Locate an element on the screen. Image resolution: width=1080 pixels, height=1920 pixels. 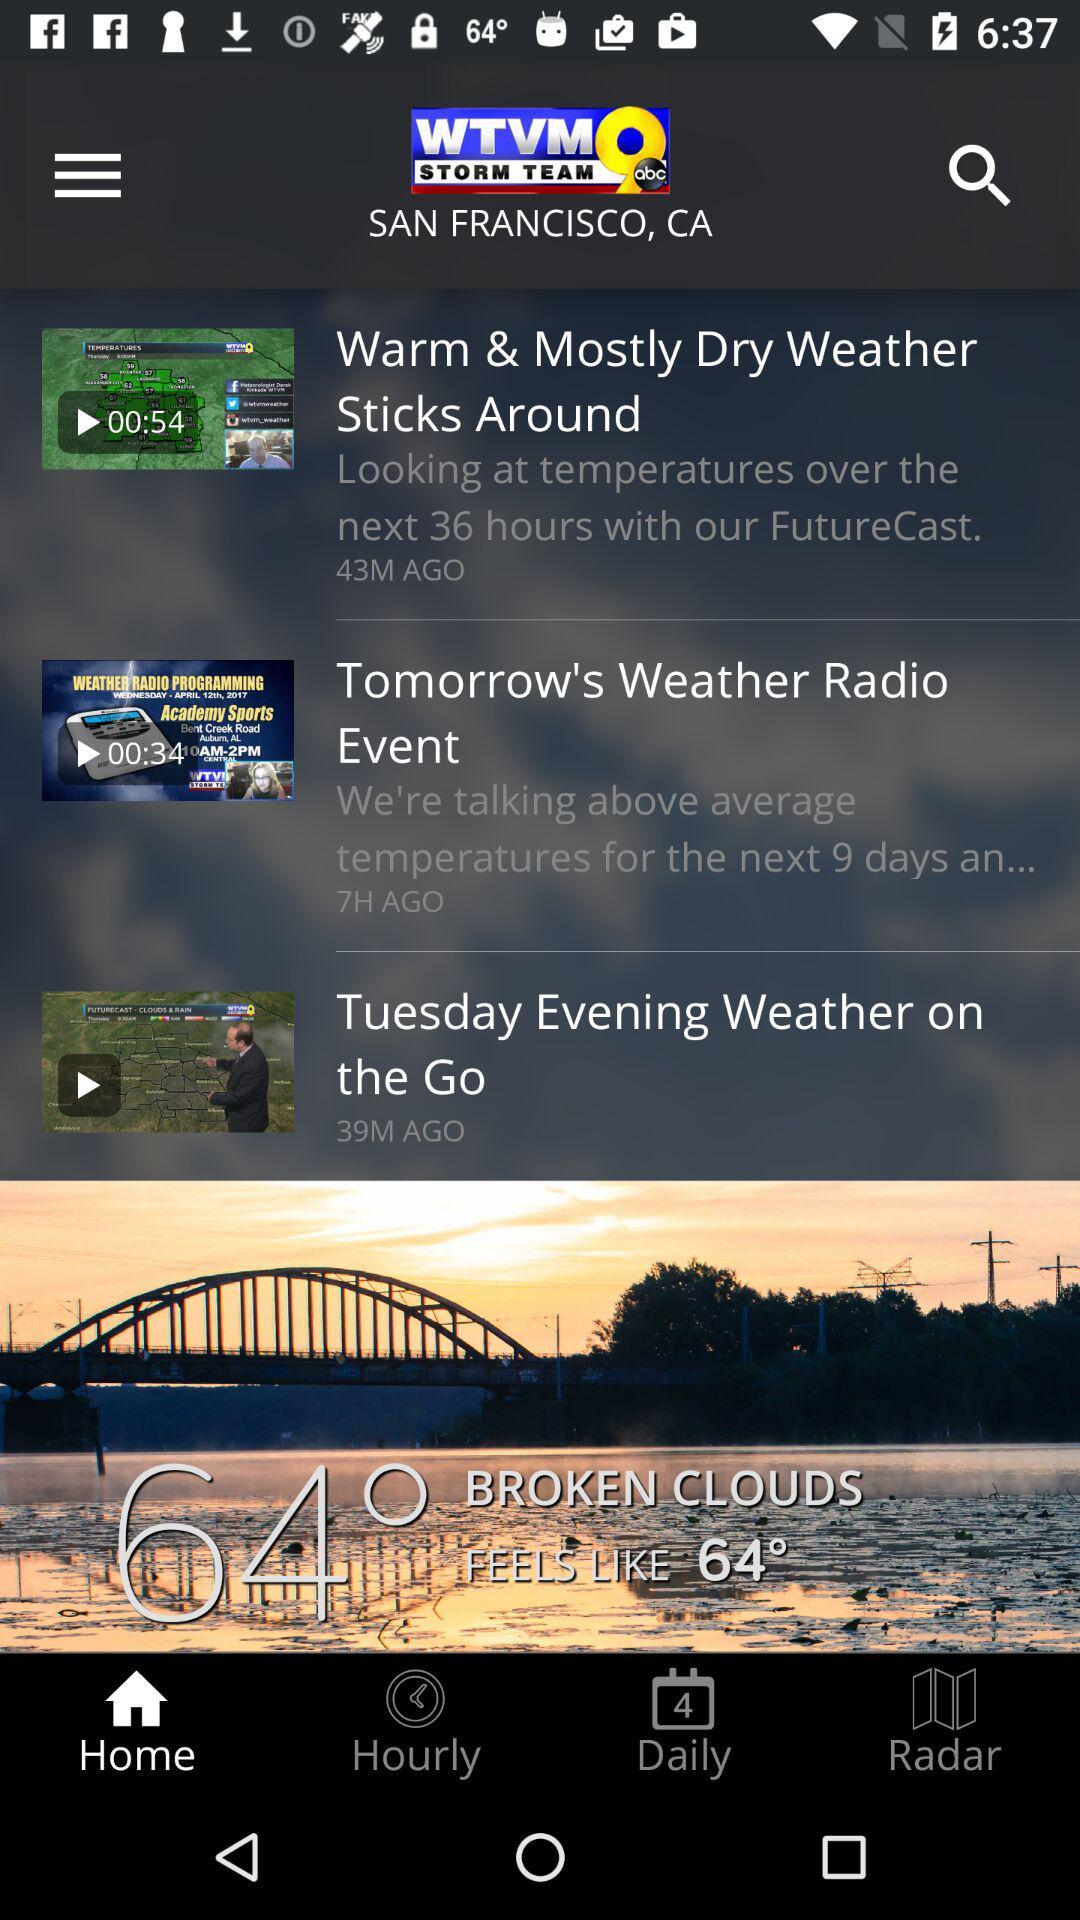
radio button to the left of the hourly is located at coordinates (135, 1722).